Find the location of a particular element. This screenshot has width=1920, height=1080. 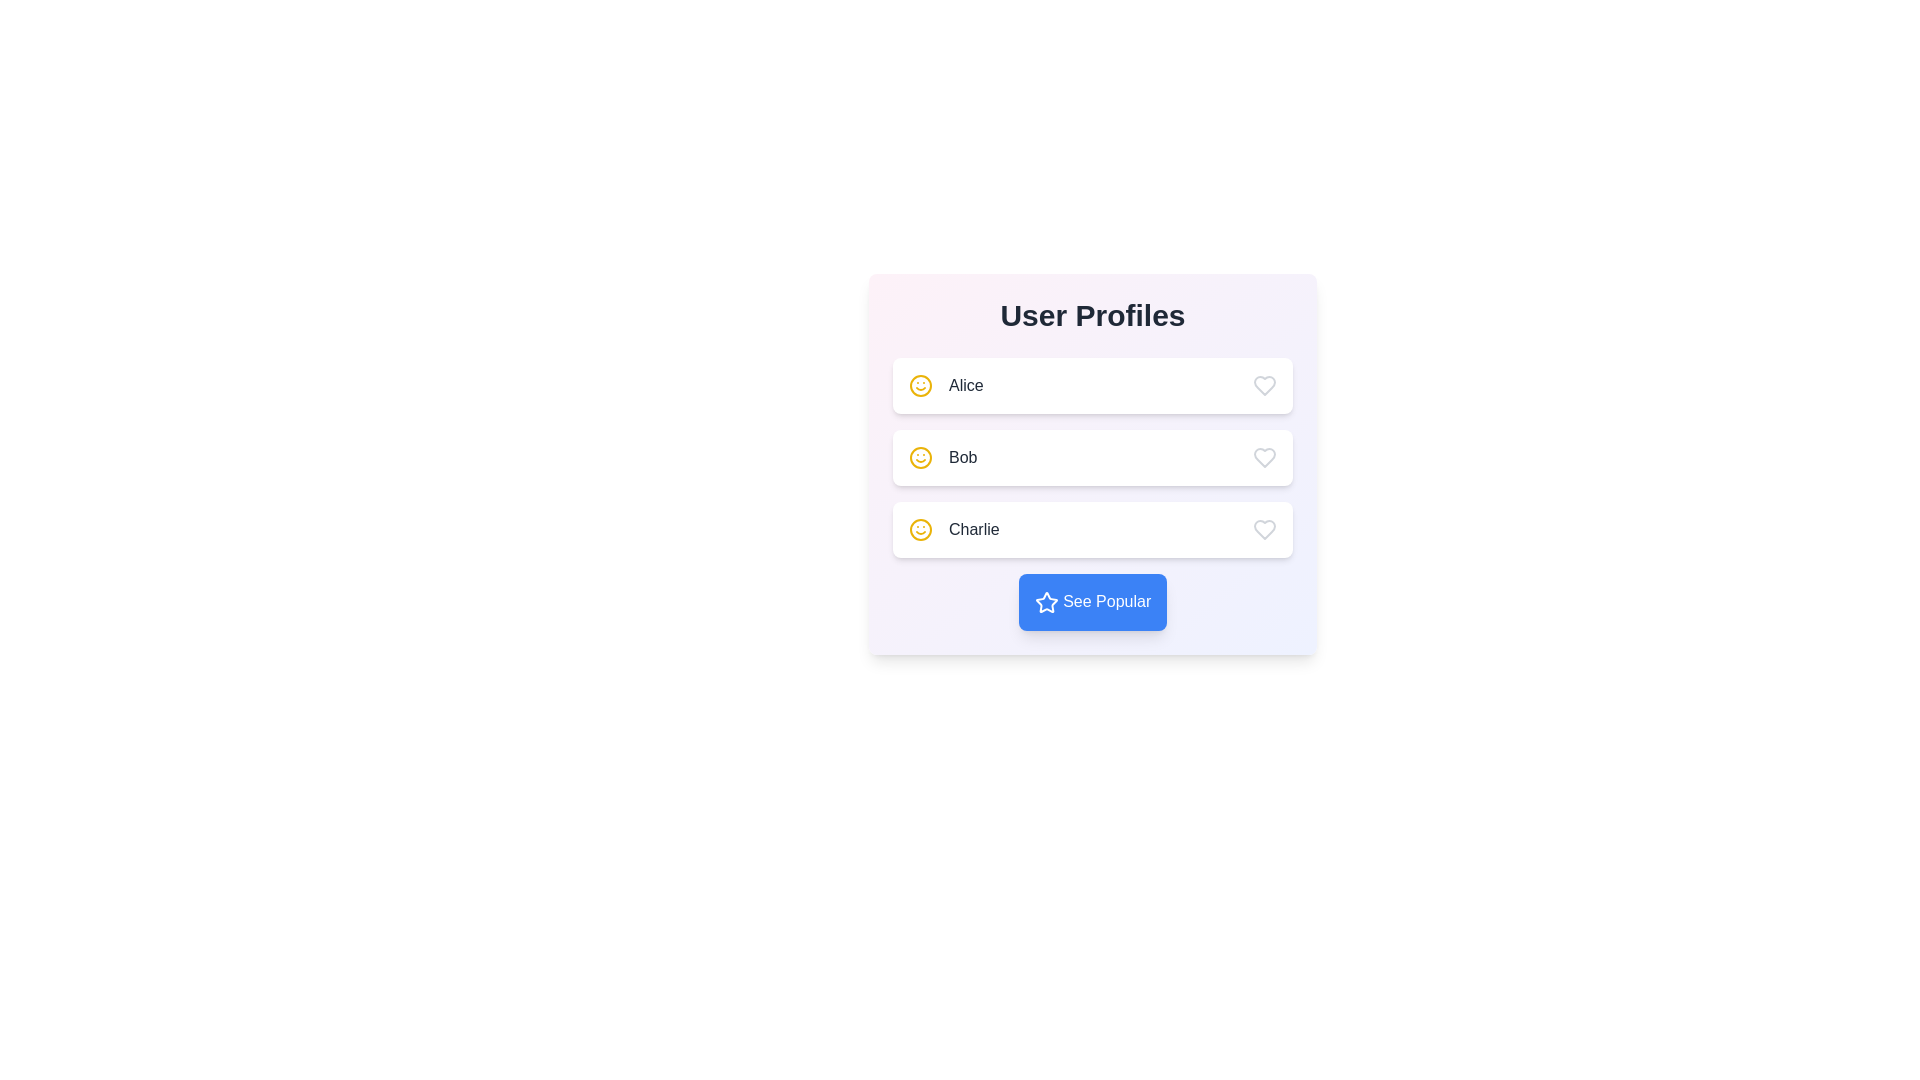

the smiling face icon located at the top-left corner of Alice's profile entry to denote a happy sentiment is located at coordinates (920, 458).